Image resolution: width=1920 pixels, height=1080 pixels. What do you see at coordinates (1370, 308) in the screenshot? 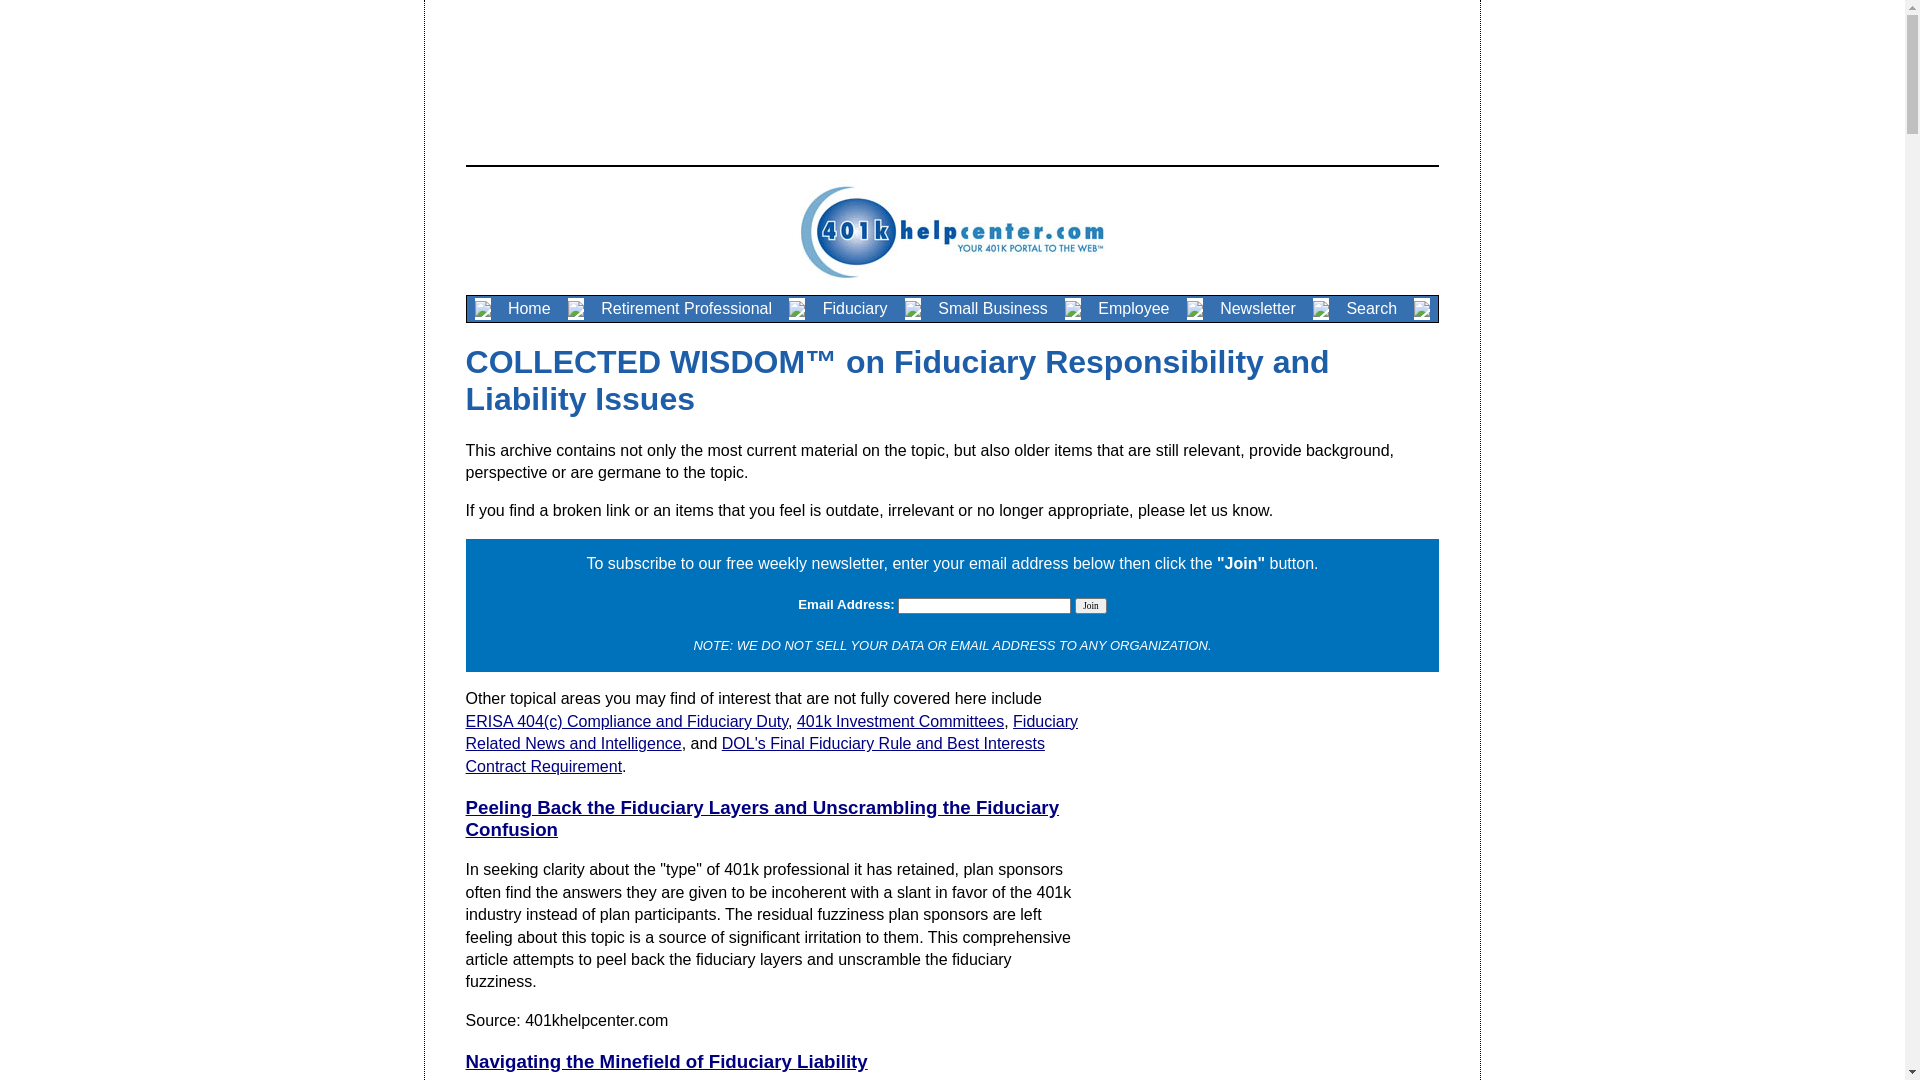
I see `'   Search   '` at bounding box center [1370, 308].